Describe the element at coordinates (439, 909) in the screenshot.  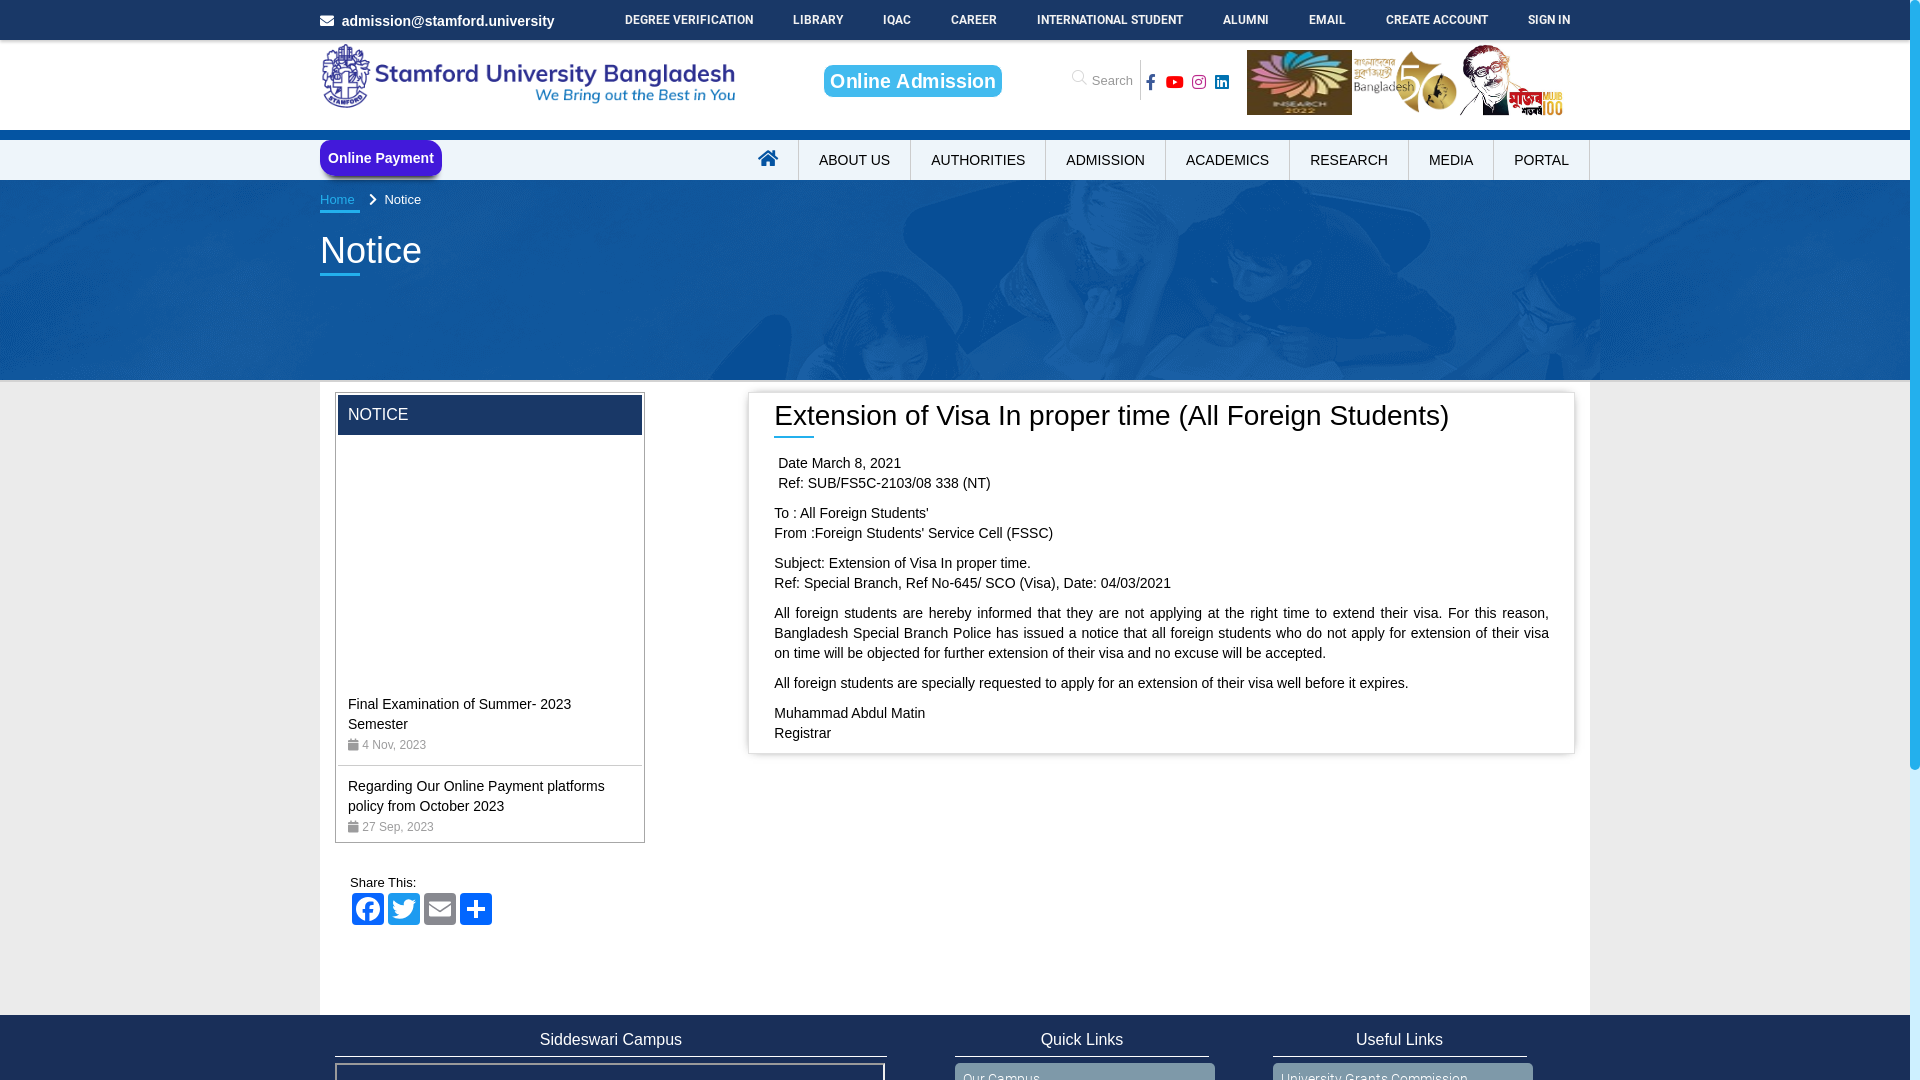
I see `'Email'` at that location.